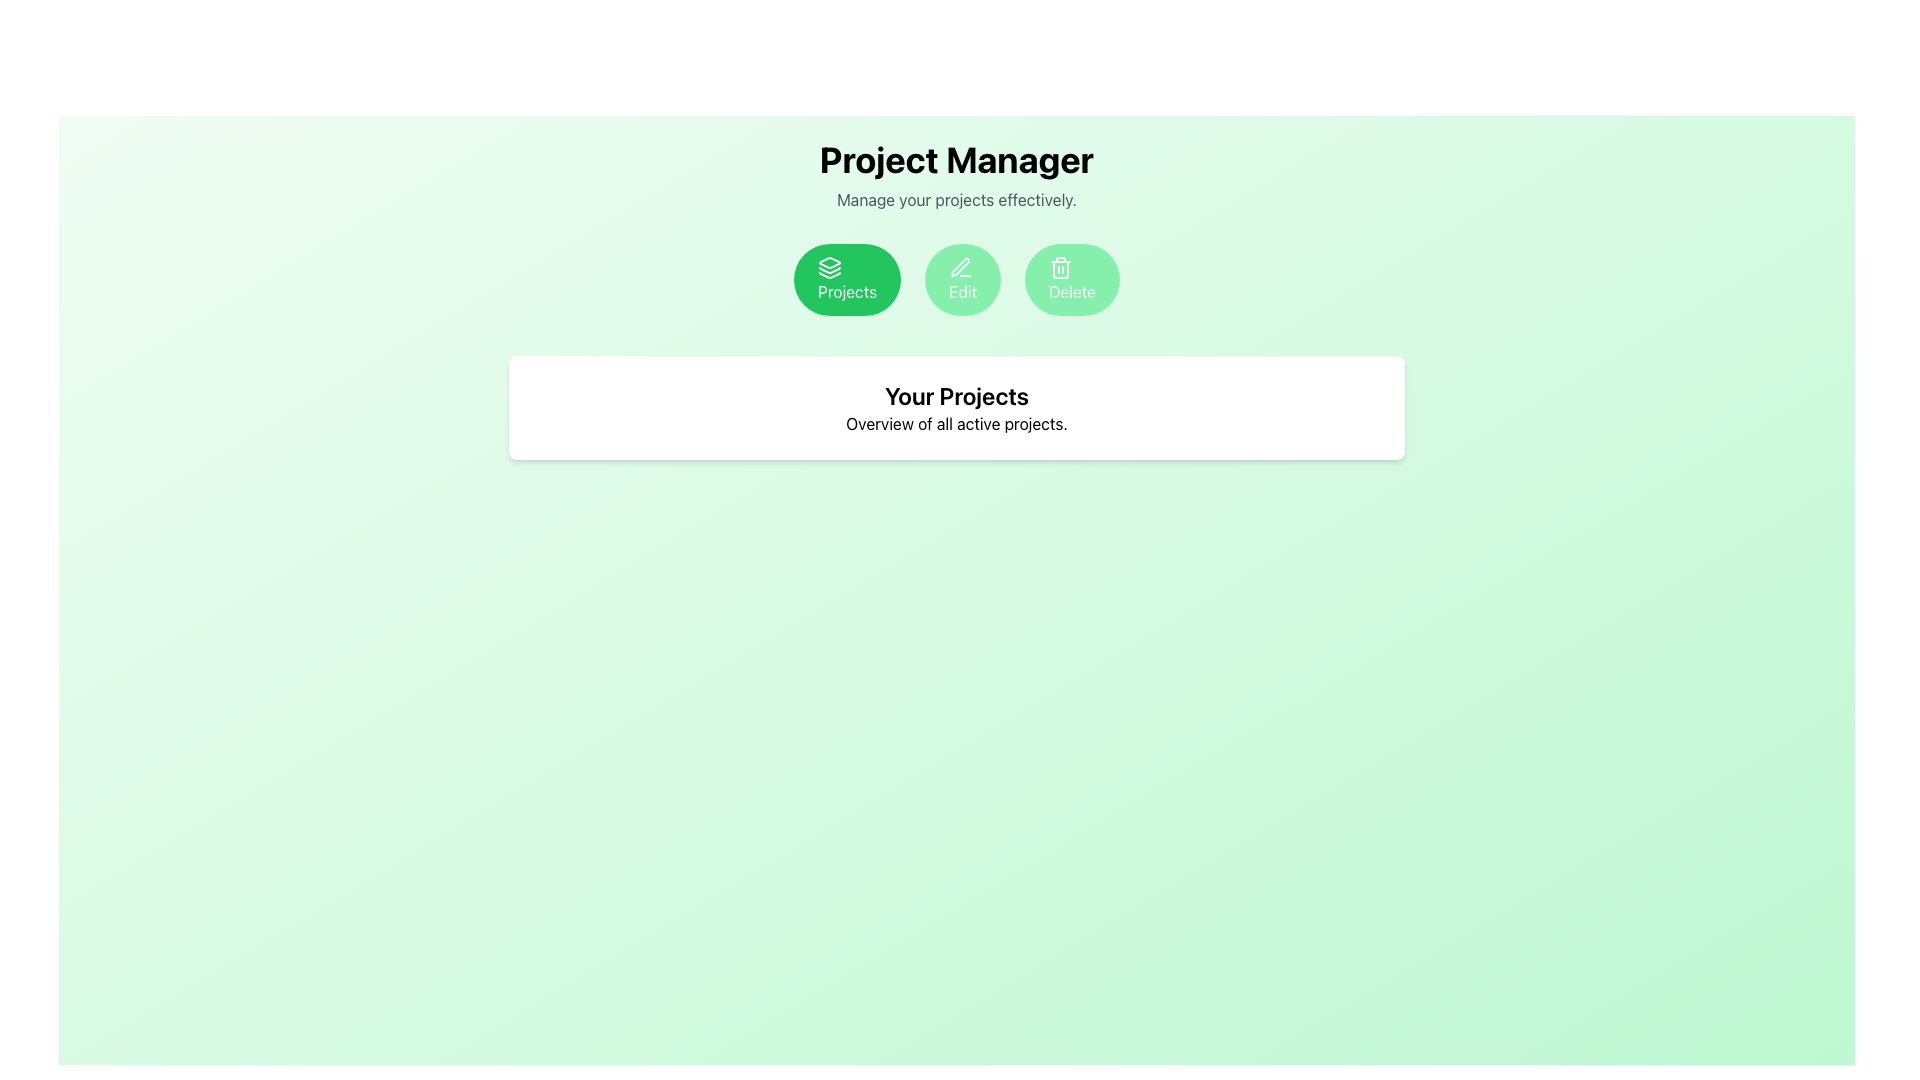 The width and height of the screenshot is (1920, 1080). What do you see at coordinates (955, 200) in the screenshot?
I see `the descriptive subtitle text located centrally below the 'Project Manager' heading, which provides additional information about the application's purpose` at bounding box center [955, 200].